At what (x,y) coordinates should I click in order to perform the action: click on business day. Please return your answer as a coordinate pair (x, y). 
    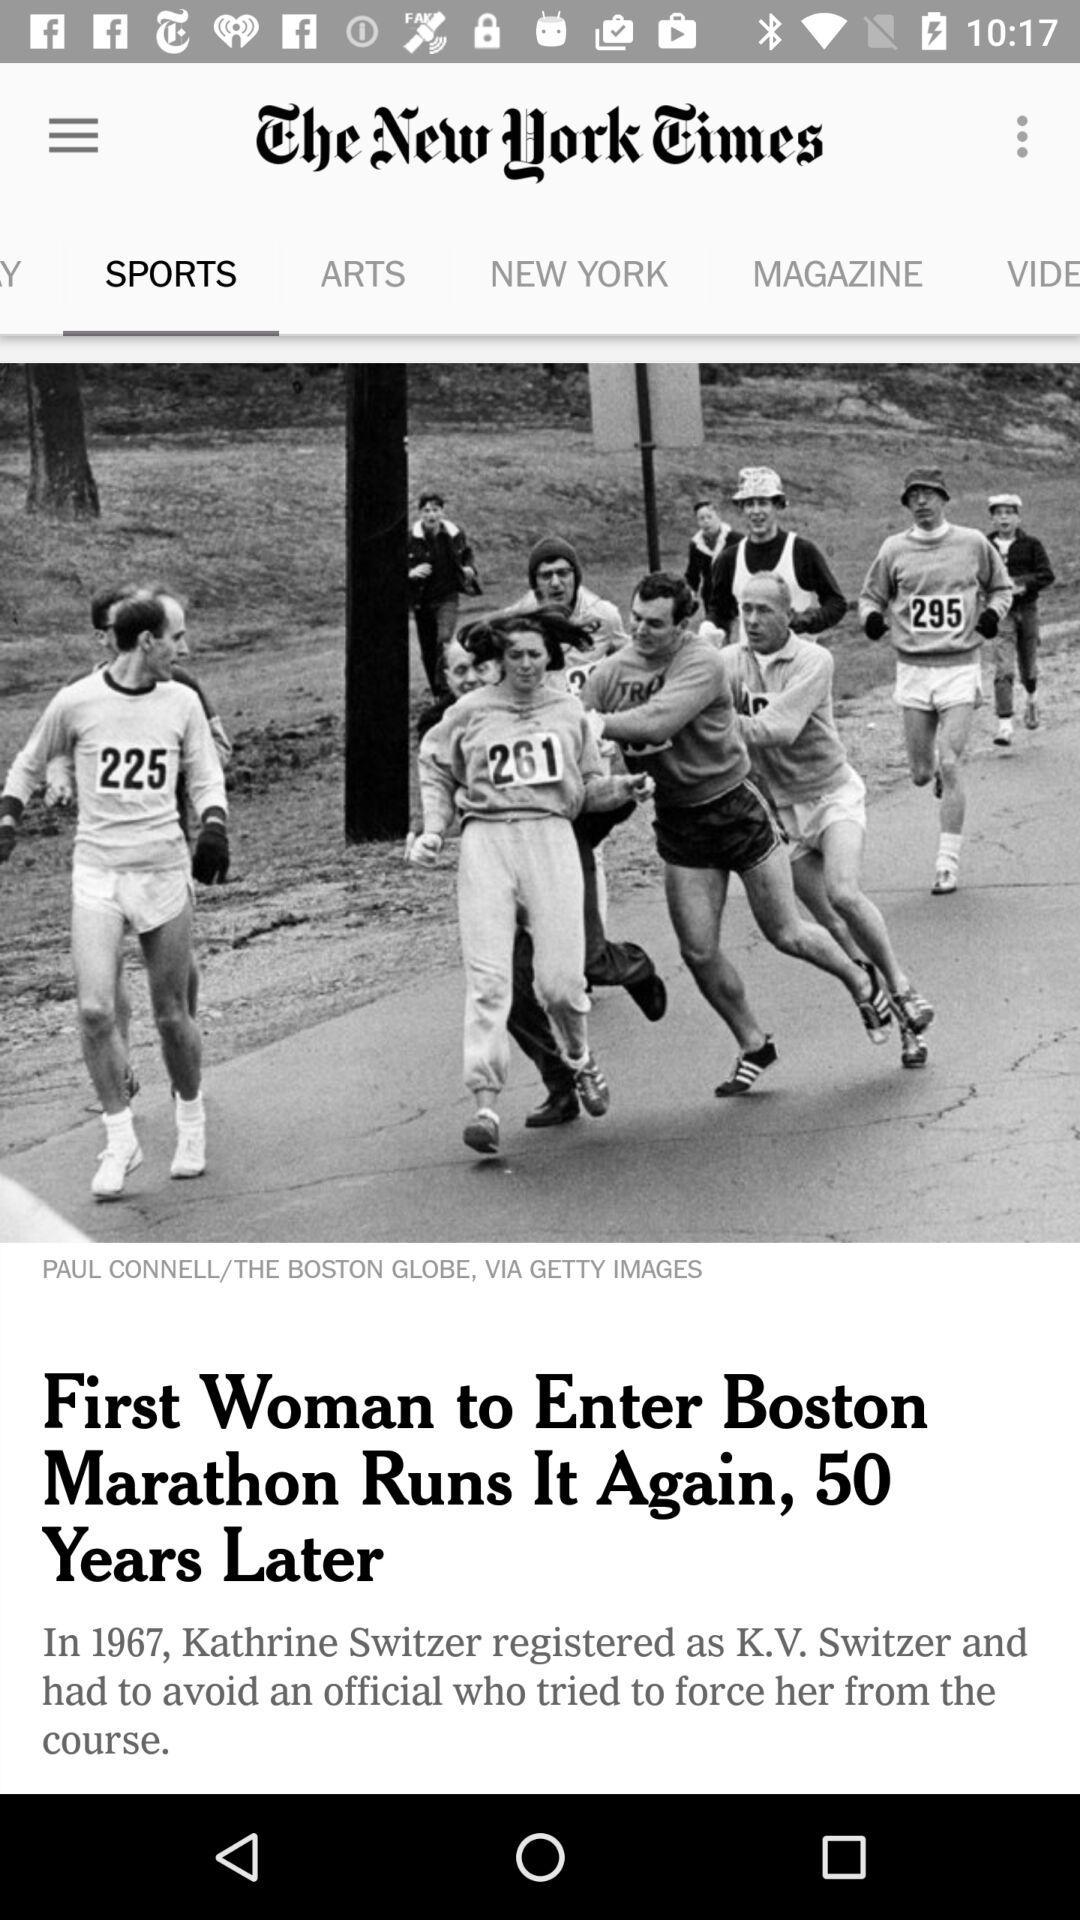
    Looking at the image, I should click on (31, 272).